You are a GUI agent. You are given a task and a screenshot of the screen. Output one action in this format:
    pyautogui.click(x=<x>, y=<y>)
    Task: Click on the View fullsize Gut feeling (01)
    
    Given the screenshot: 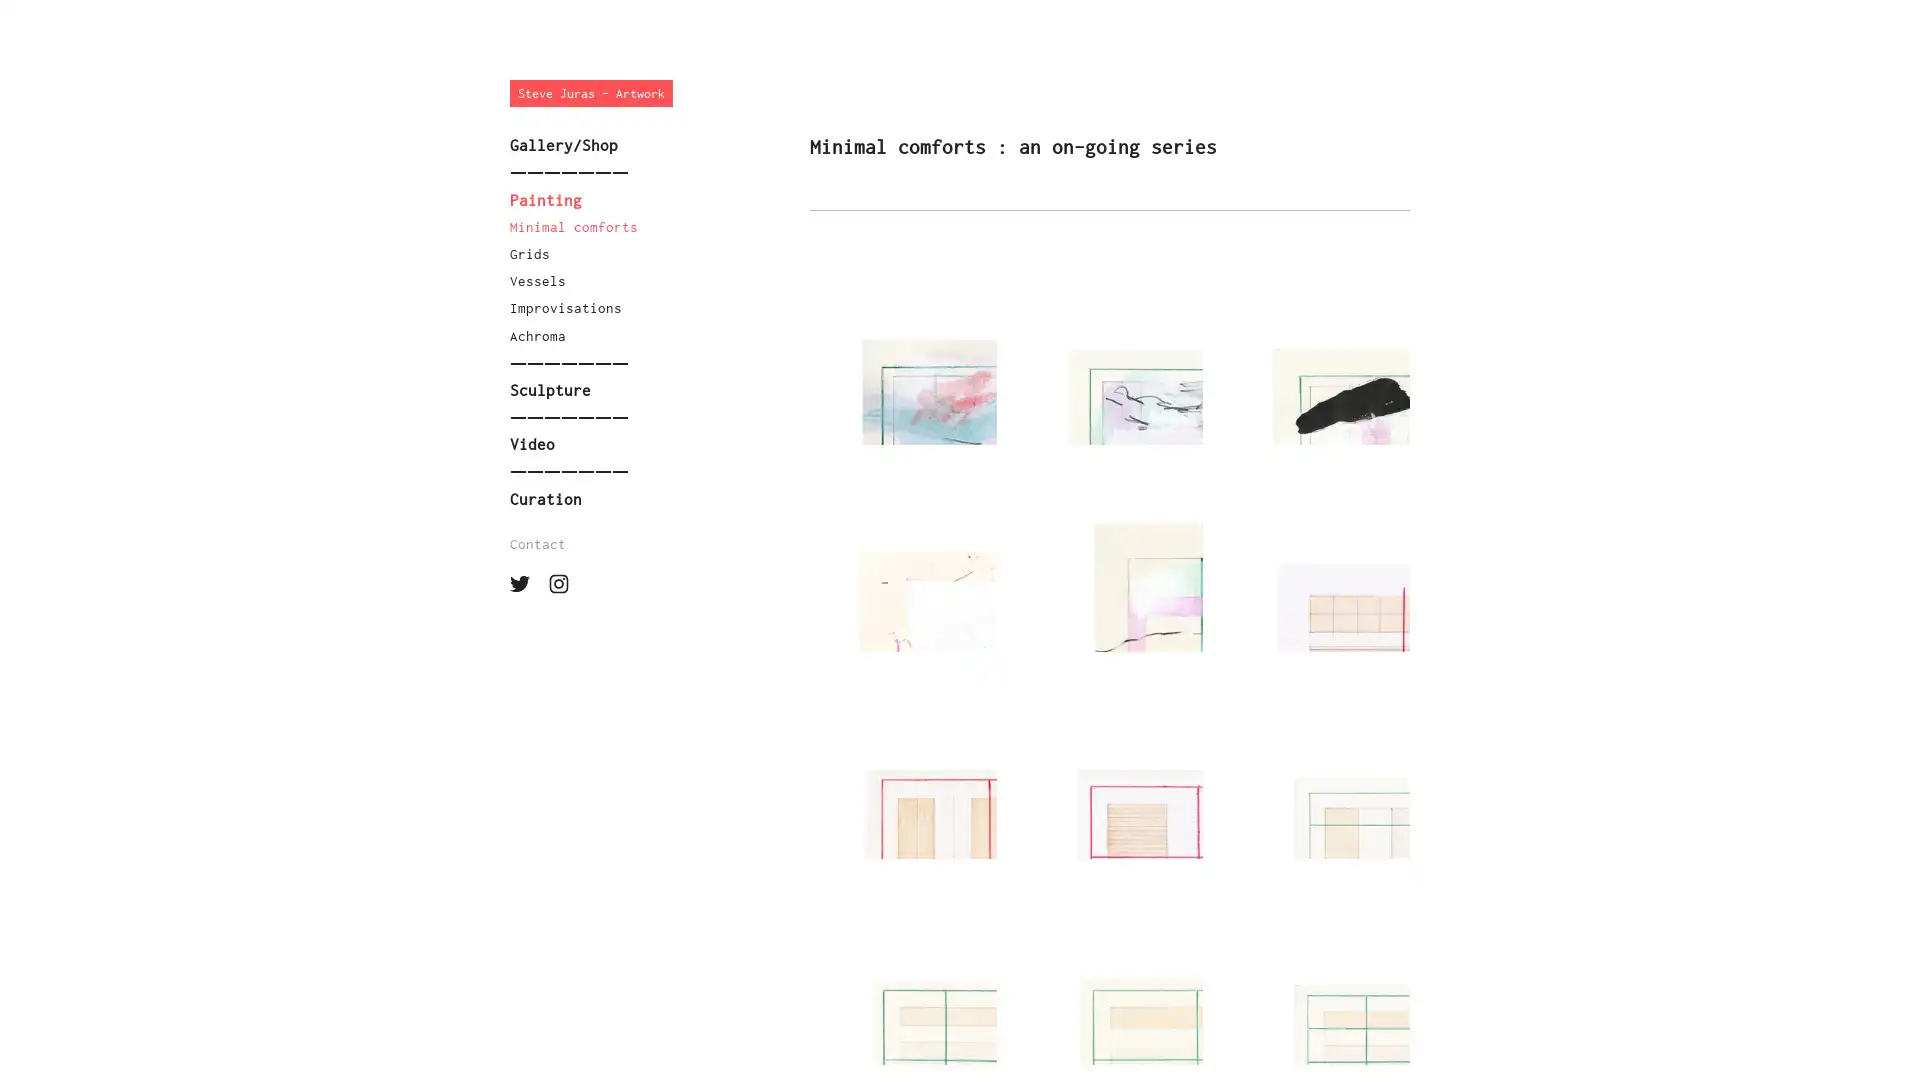 What is the action you would take?
    pyautogui.click(x=1108, y=350)
    